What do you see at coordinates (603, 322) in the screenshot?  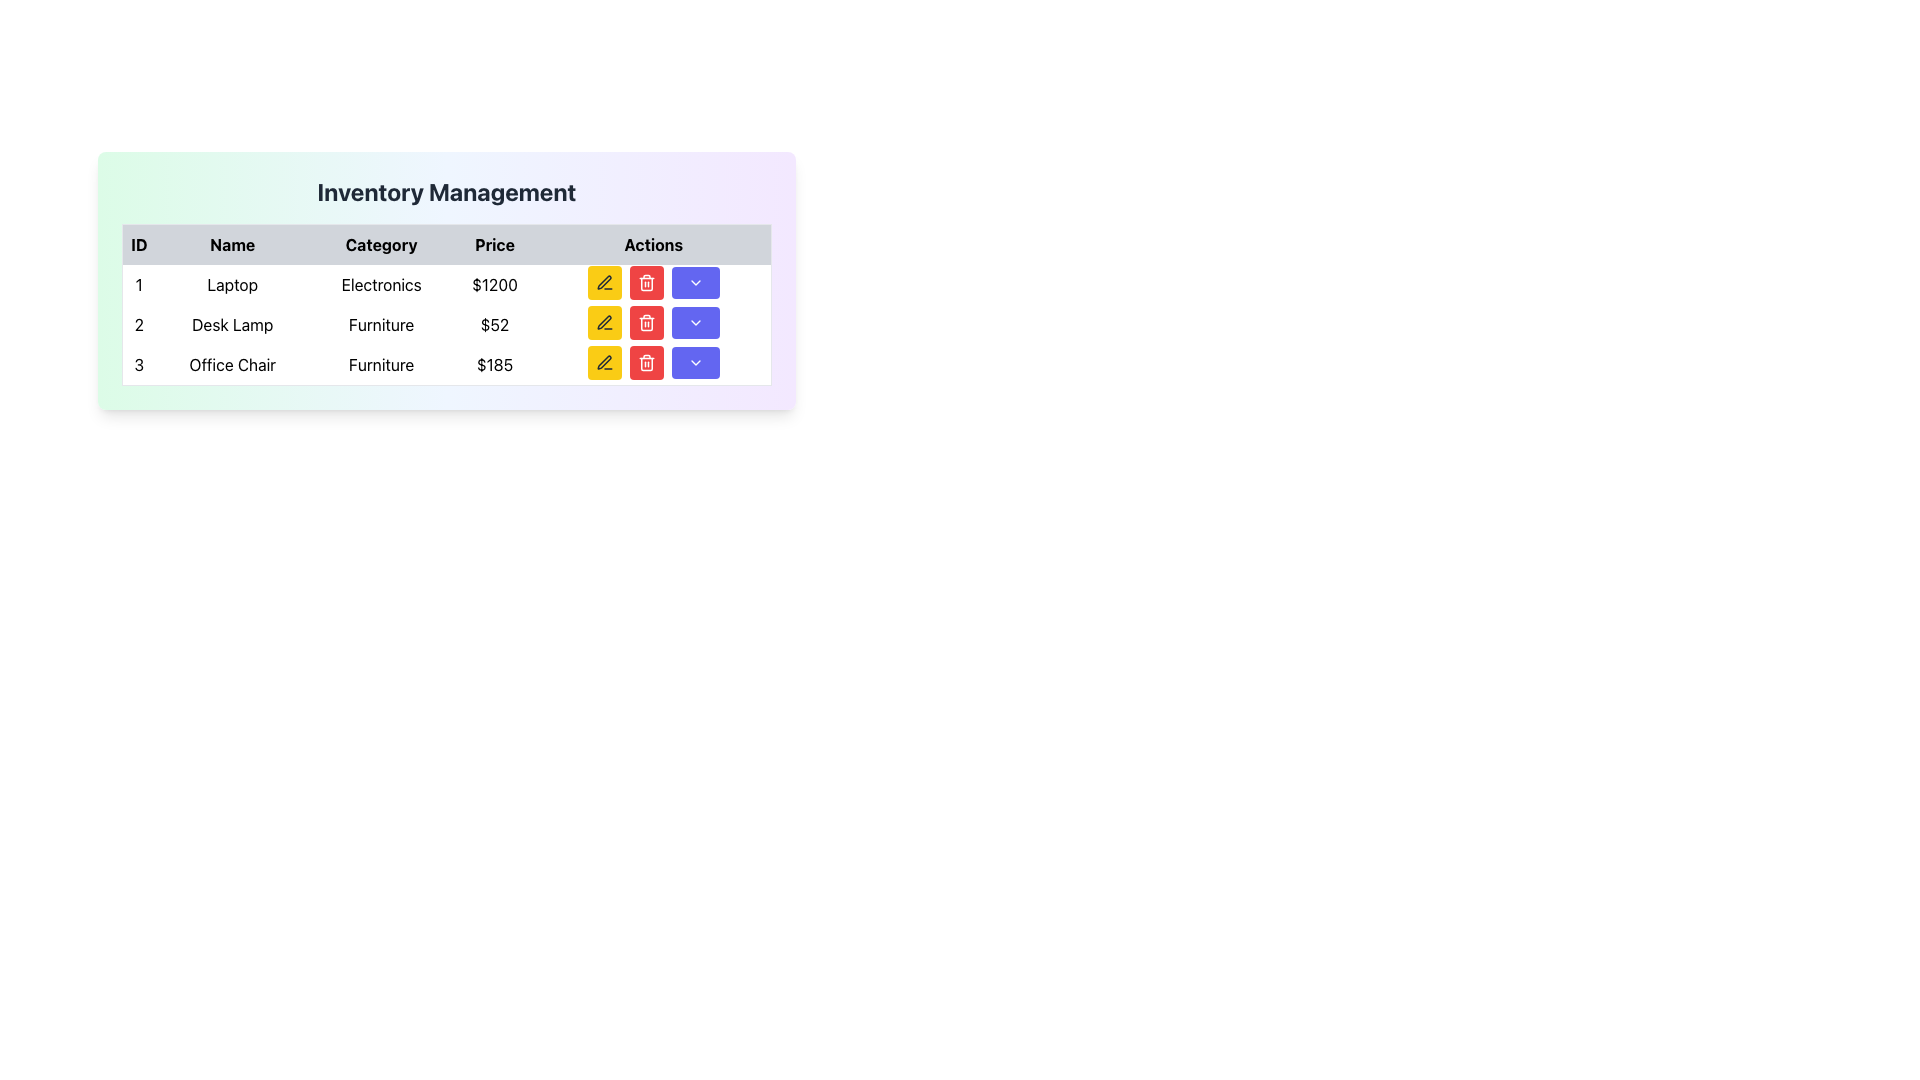 I see `the SVG-based icon component for editing functionality in the 'Desk Lamp' row within the Actions column` at bounding box center [603, 322].